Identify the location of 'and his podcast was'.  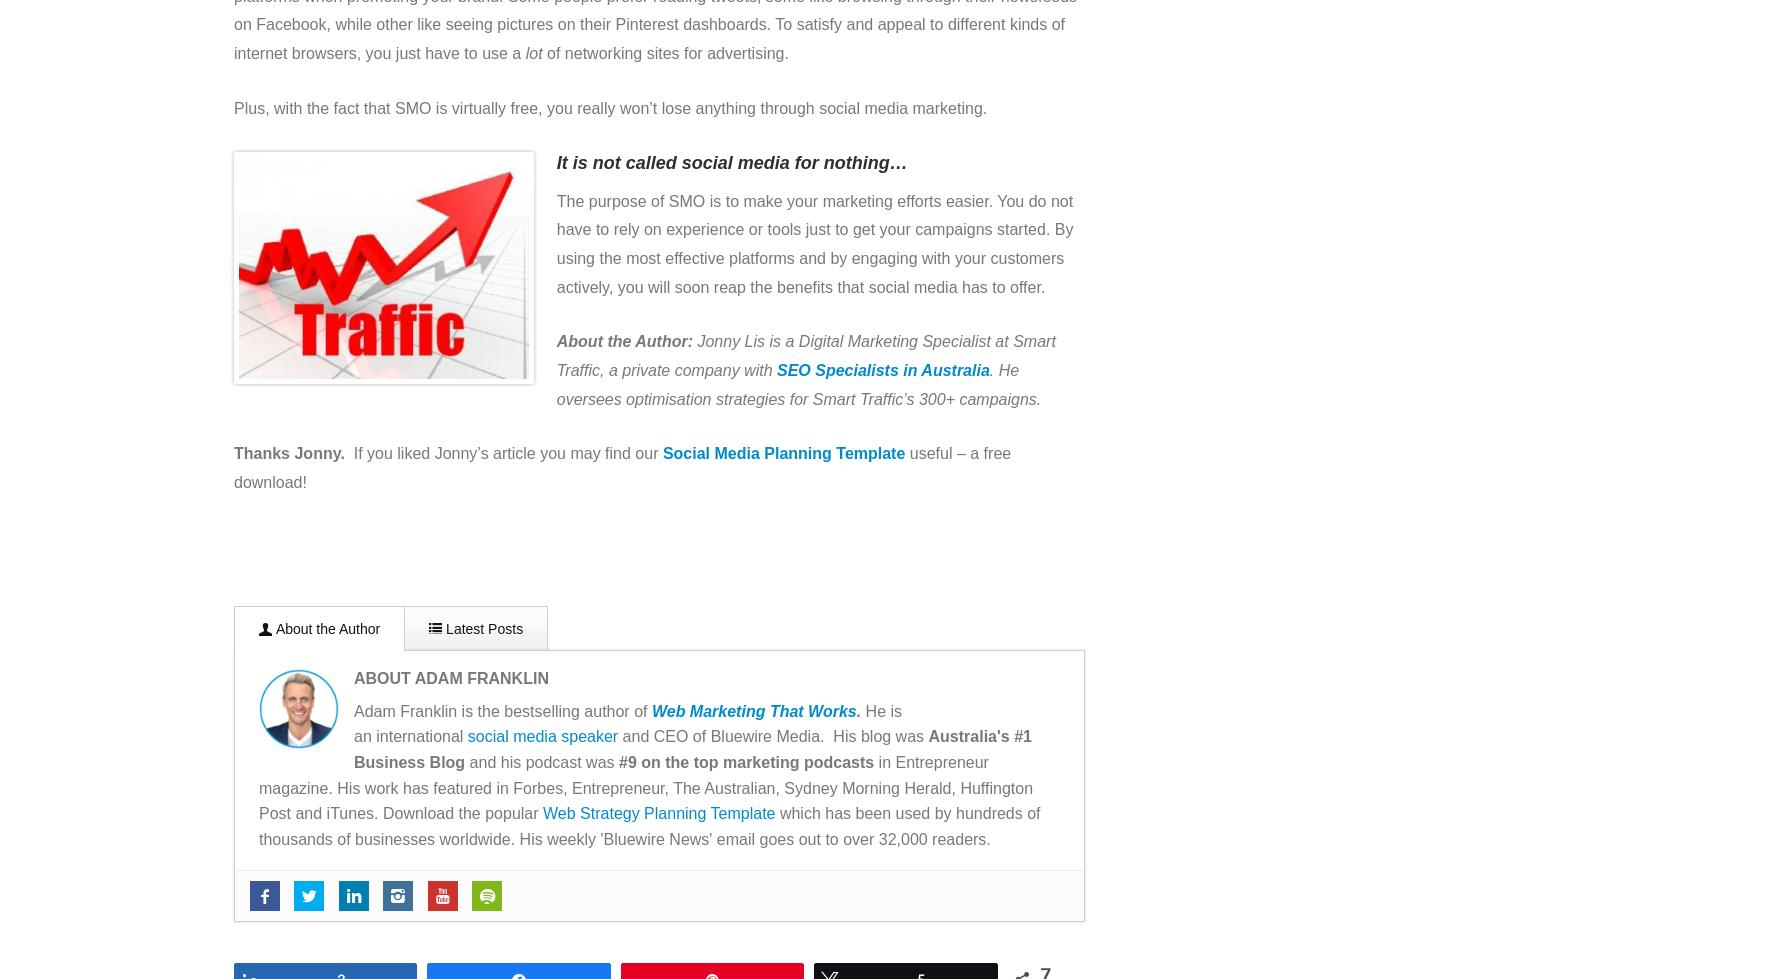
(541, 761).